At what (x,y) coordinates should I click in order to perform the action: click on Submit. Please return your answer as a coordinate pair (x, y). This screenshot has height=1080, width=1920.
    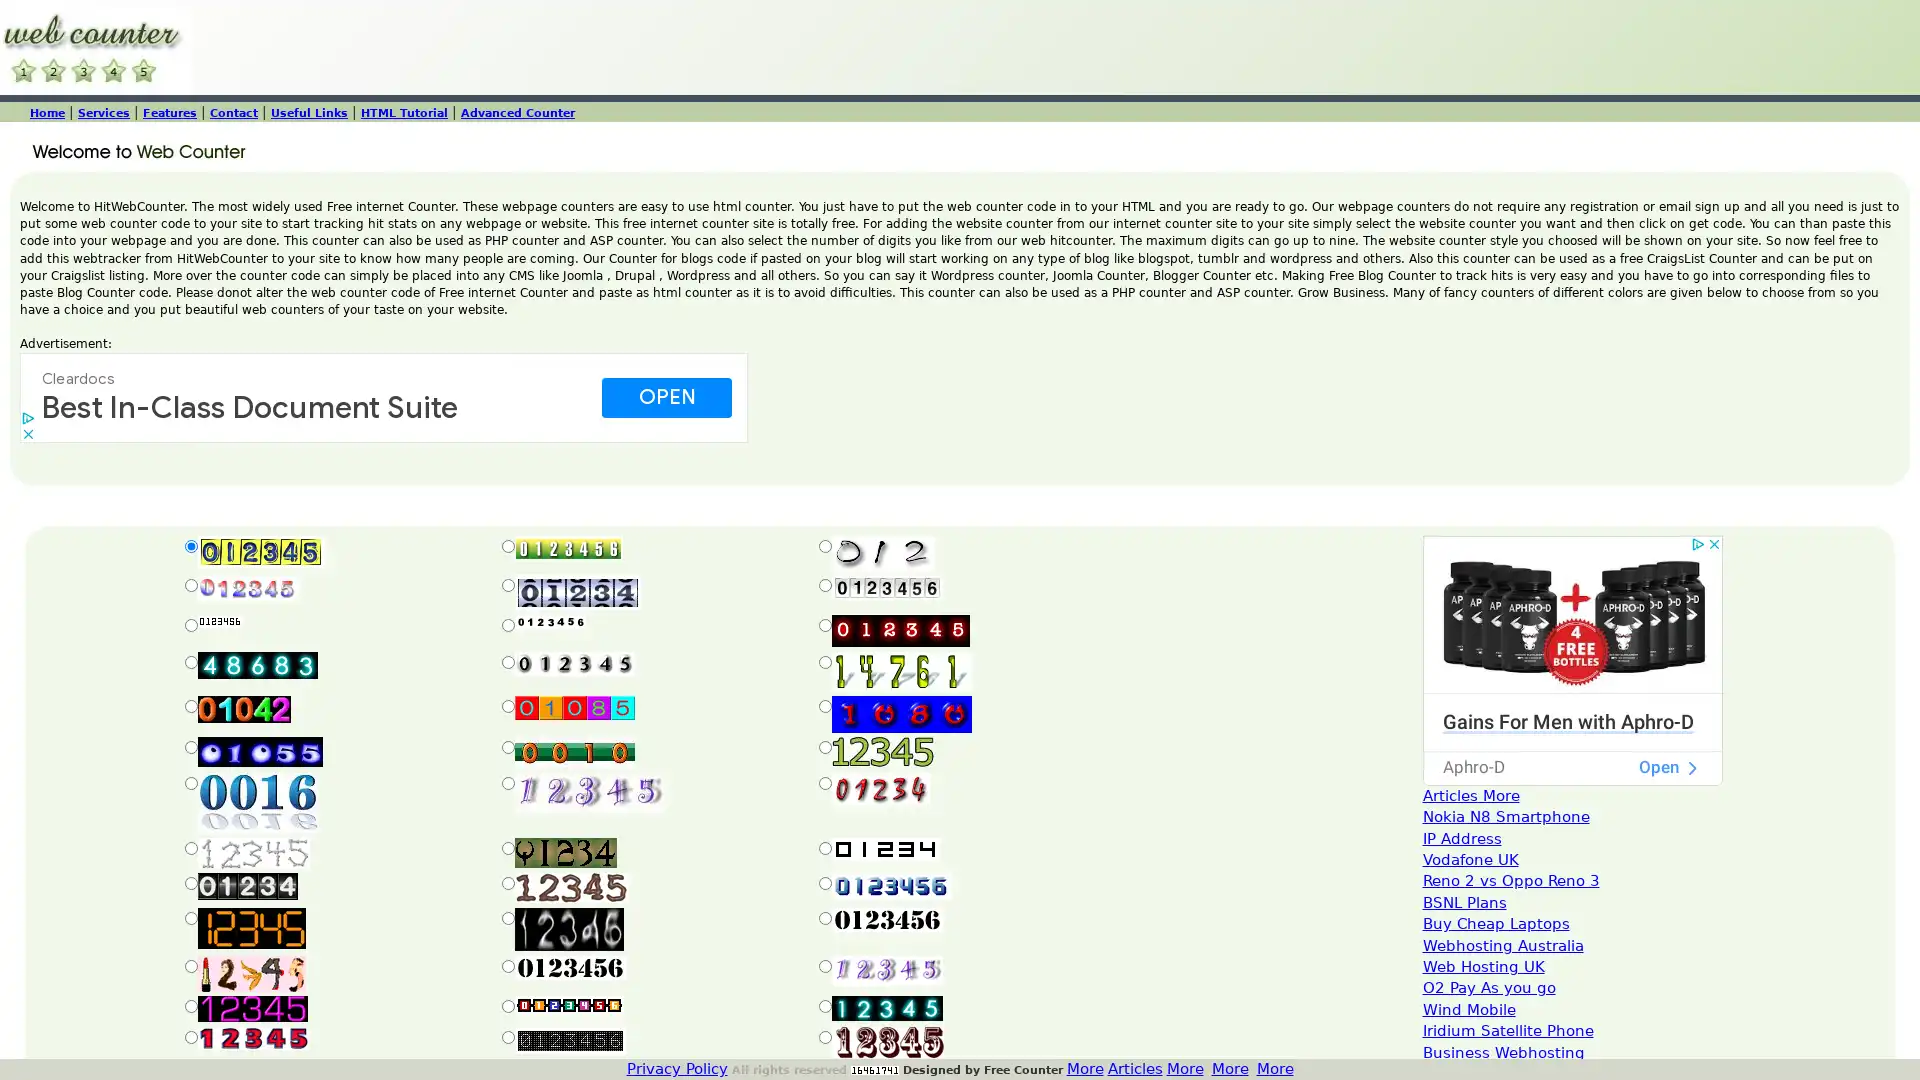
    Looking at the image, I should click on (257, 664).